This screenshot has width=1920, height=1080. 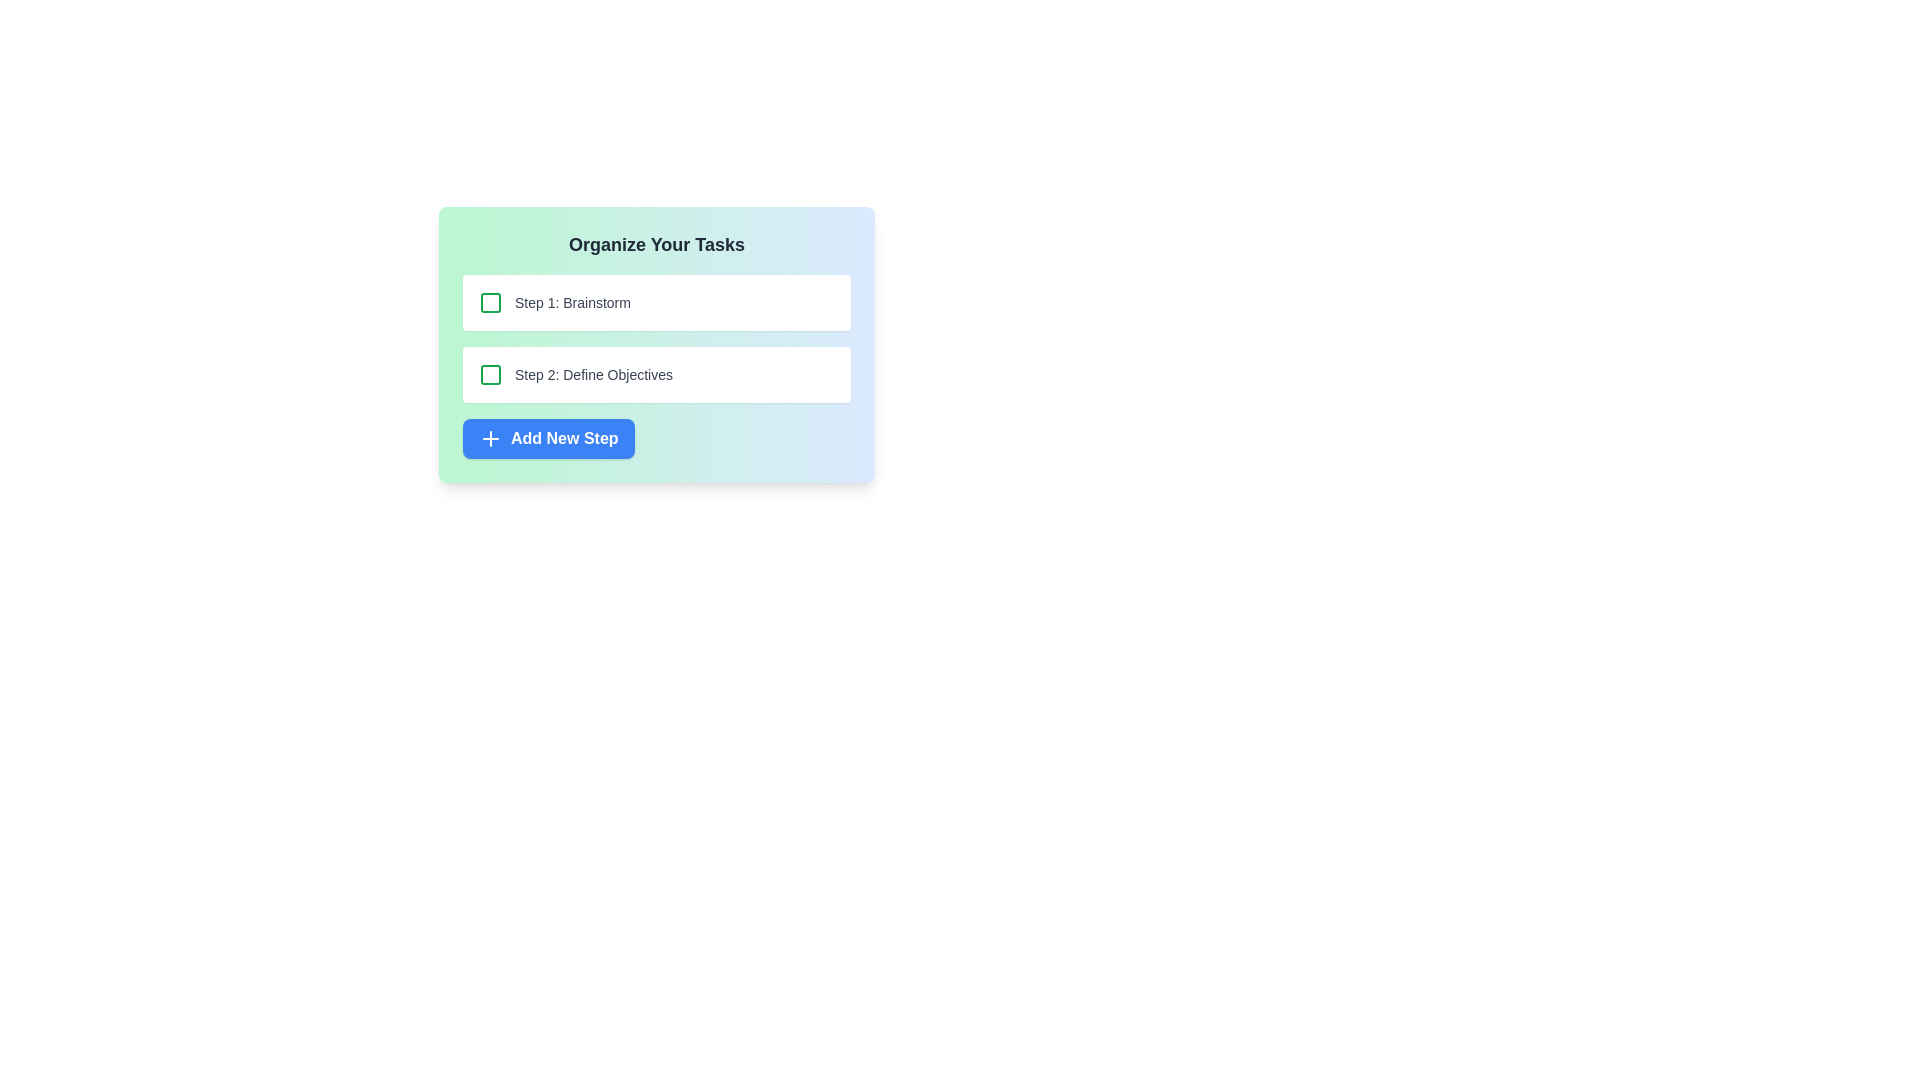 I want to click on the checkbox located in the first row of the task list, positioned to the left of the text 'Step 1: Brainstorm', so click(x=490, y=303).